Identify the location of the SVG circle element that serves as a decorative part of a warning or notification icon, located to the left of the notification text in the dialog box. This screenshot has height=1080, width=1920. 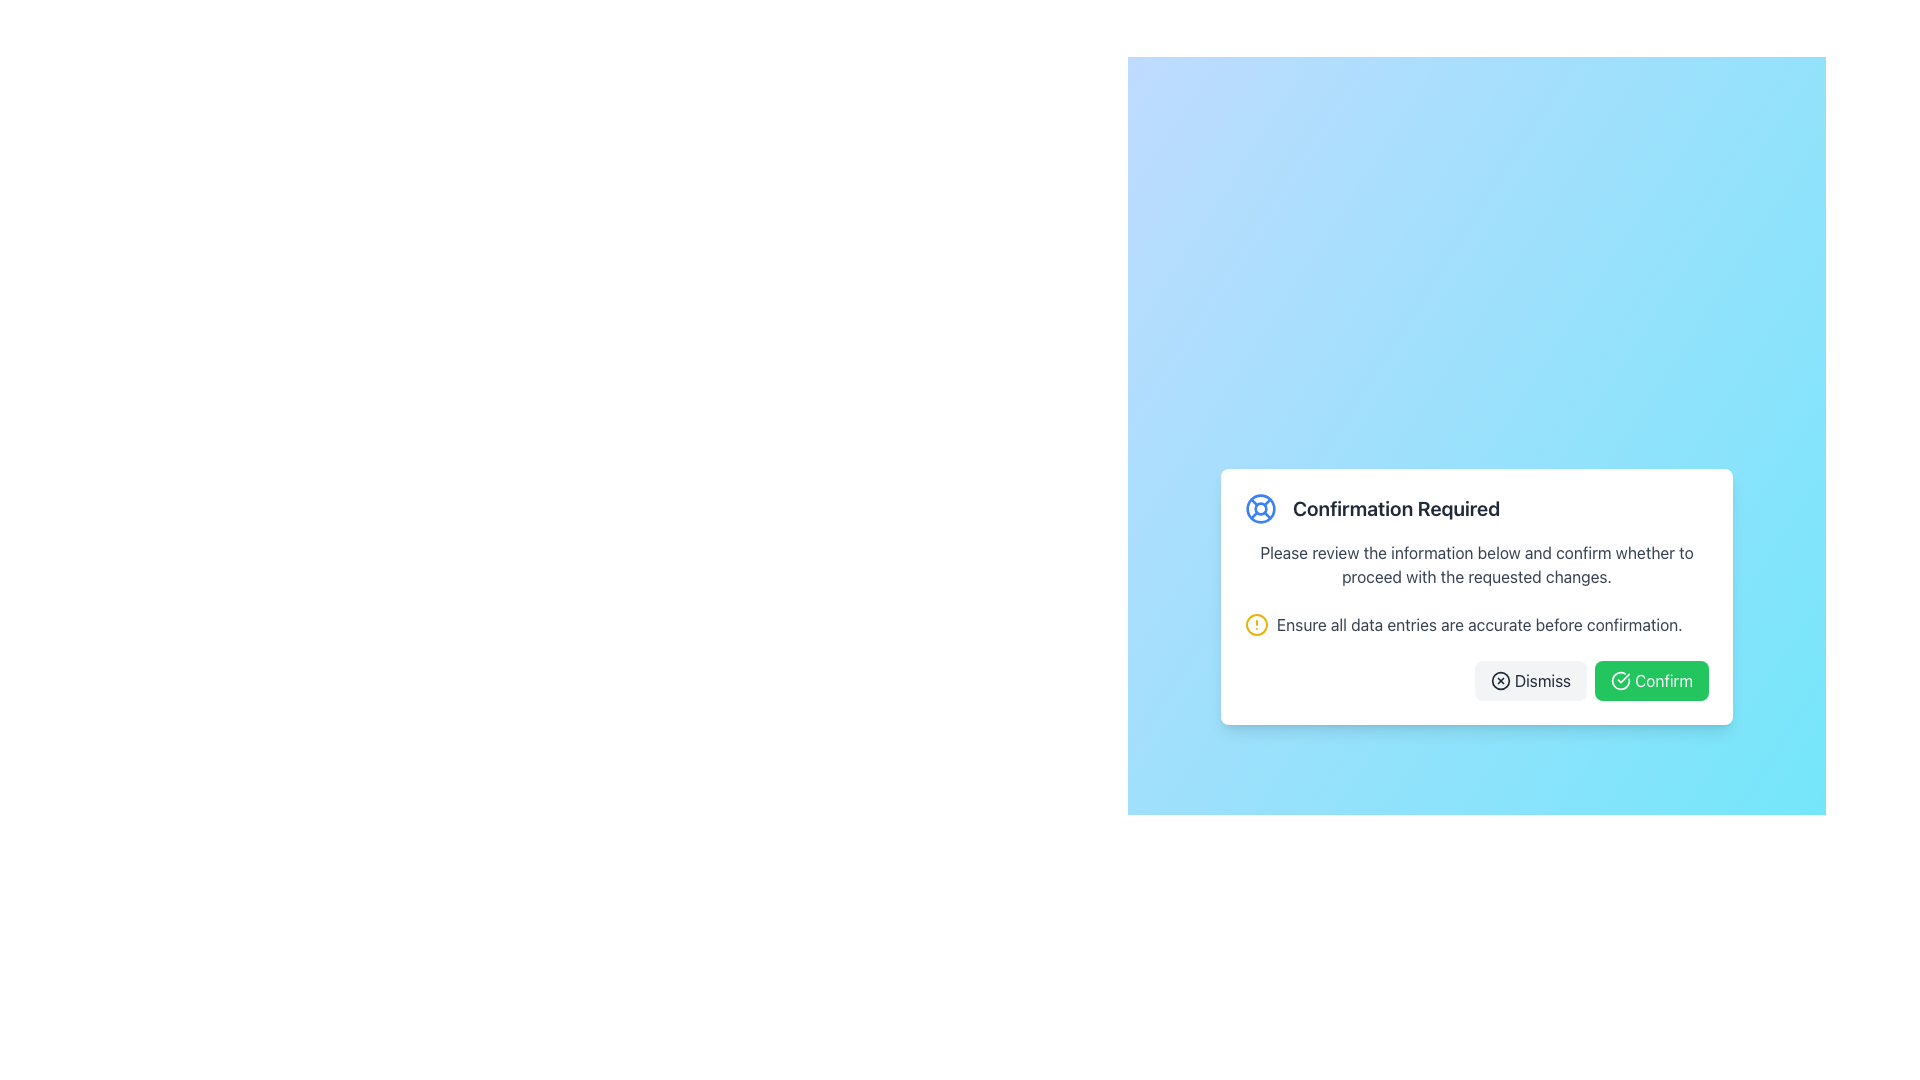
(1256, 623).